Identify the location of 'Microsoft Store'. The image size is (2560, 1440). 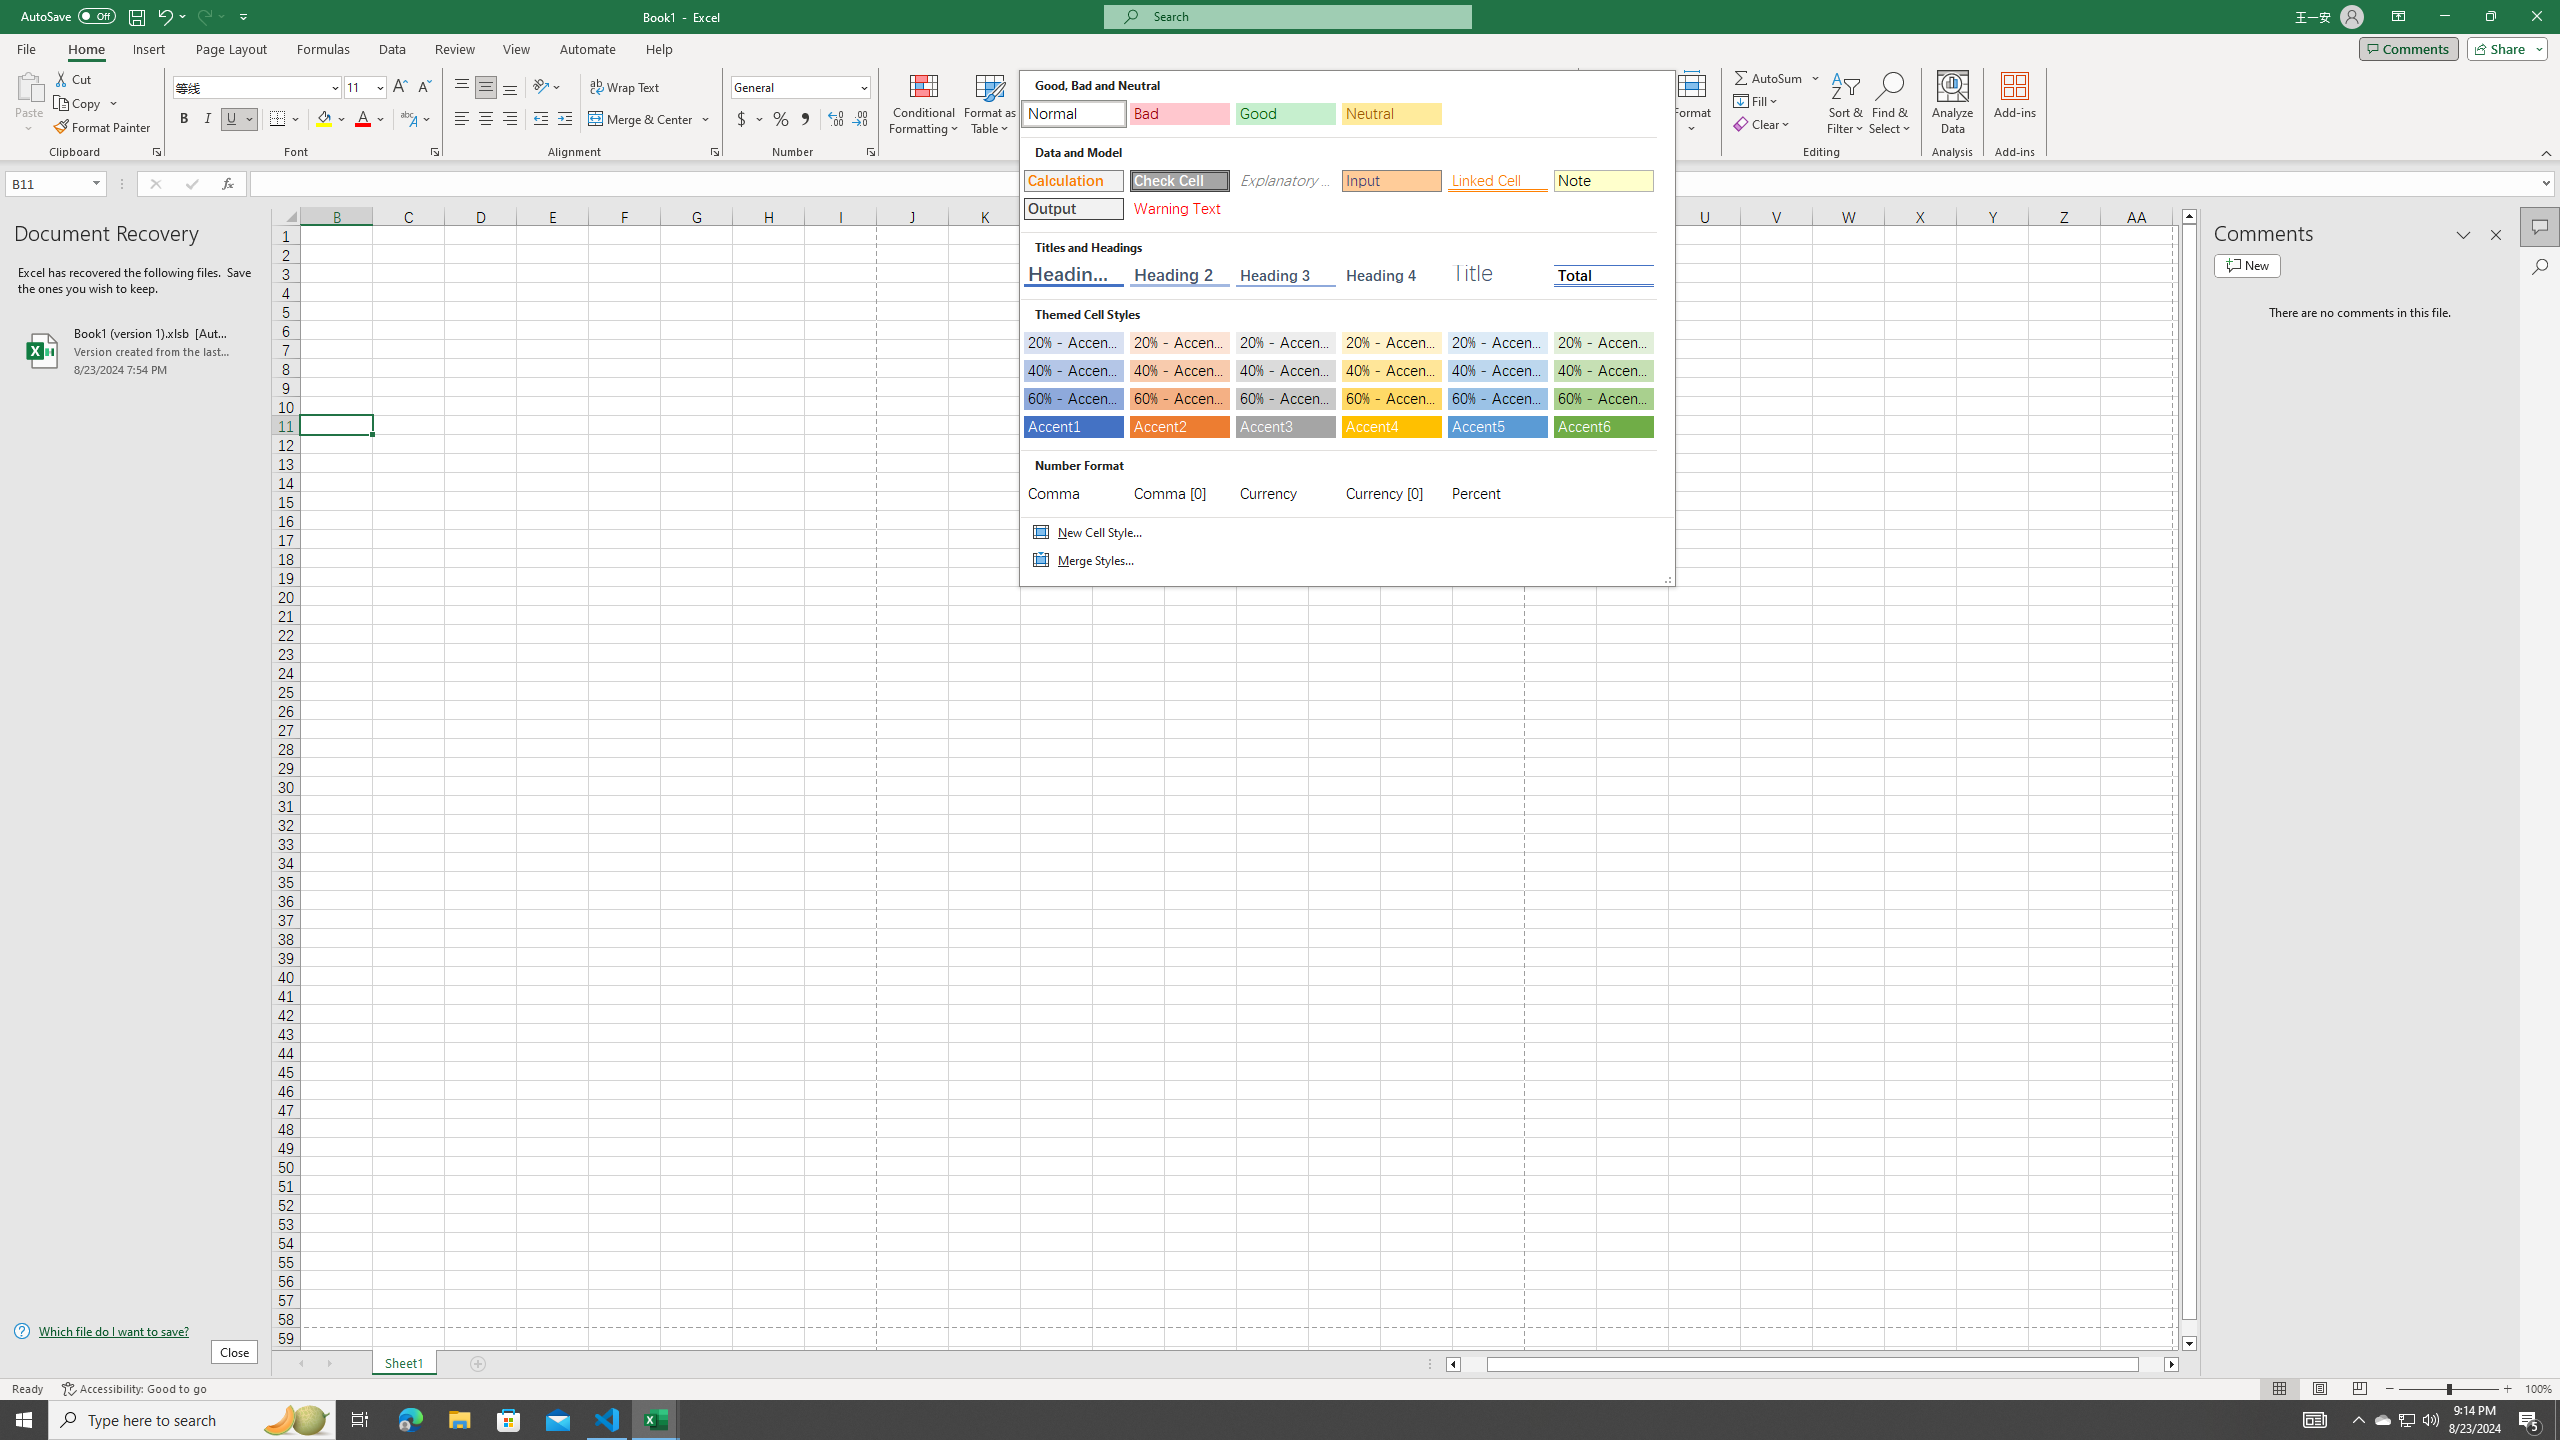
(509, 1418).